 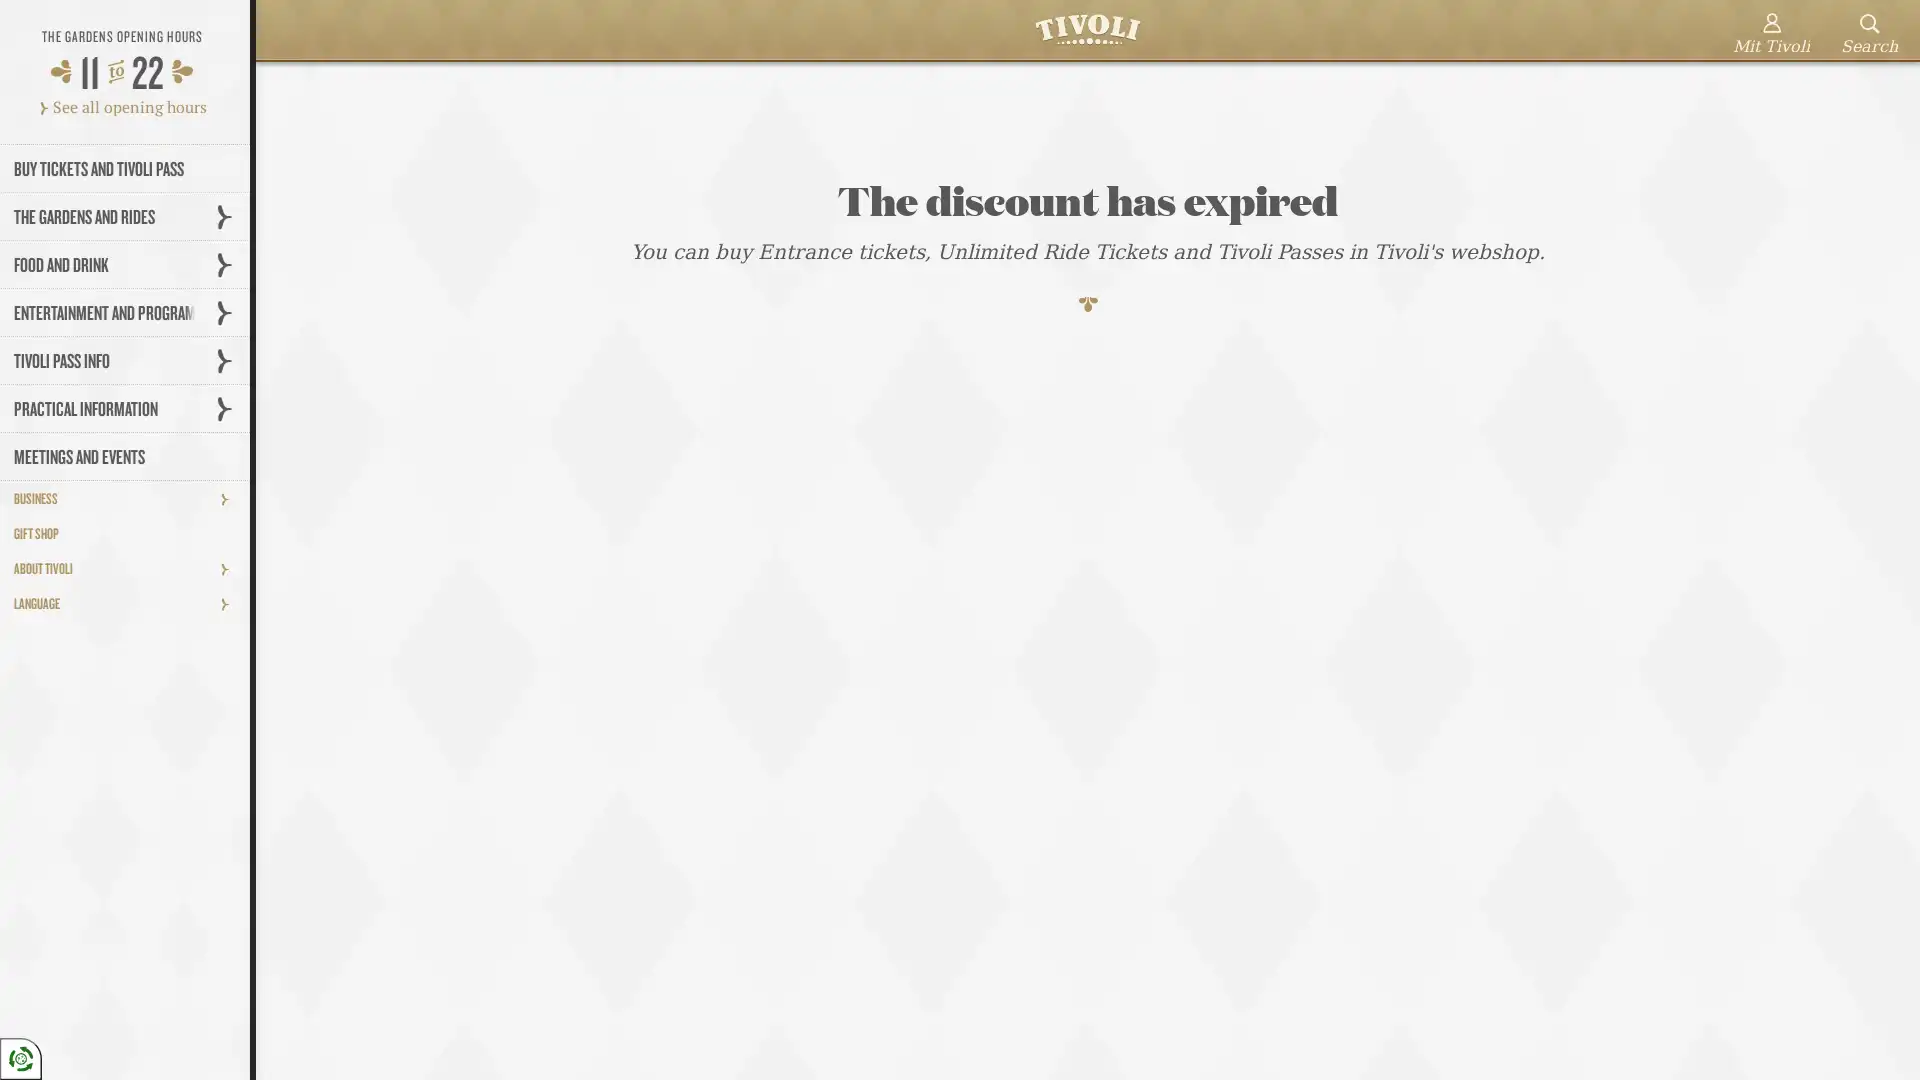 I want to click on Practical information, so click(x=230, y=407).